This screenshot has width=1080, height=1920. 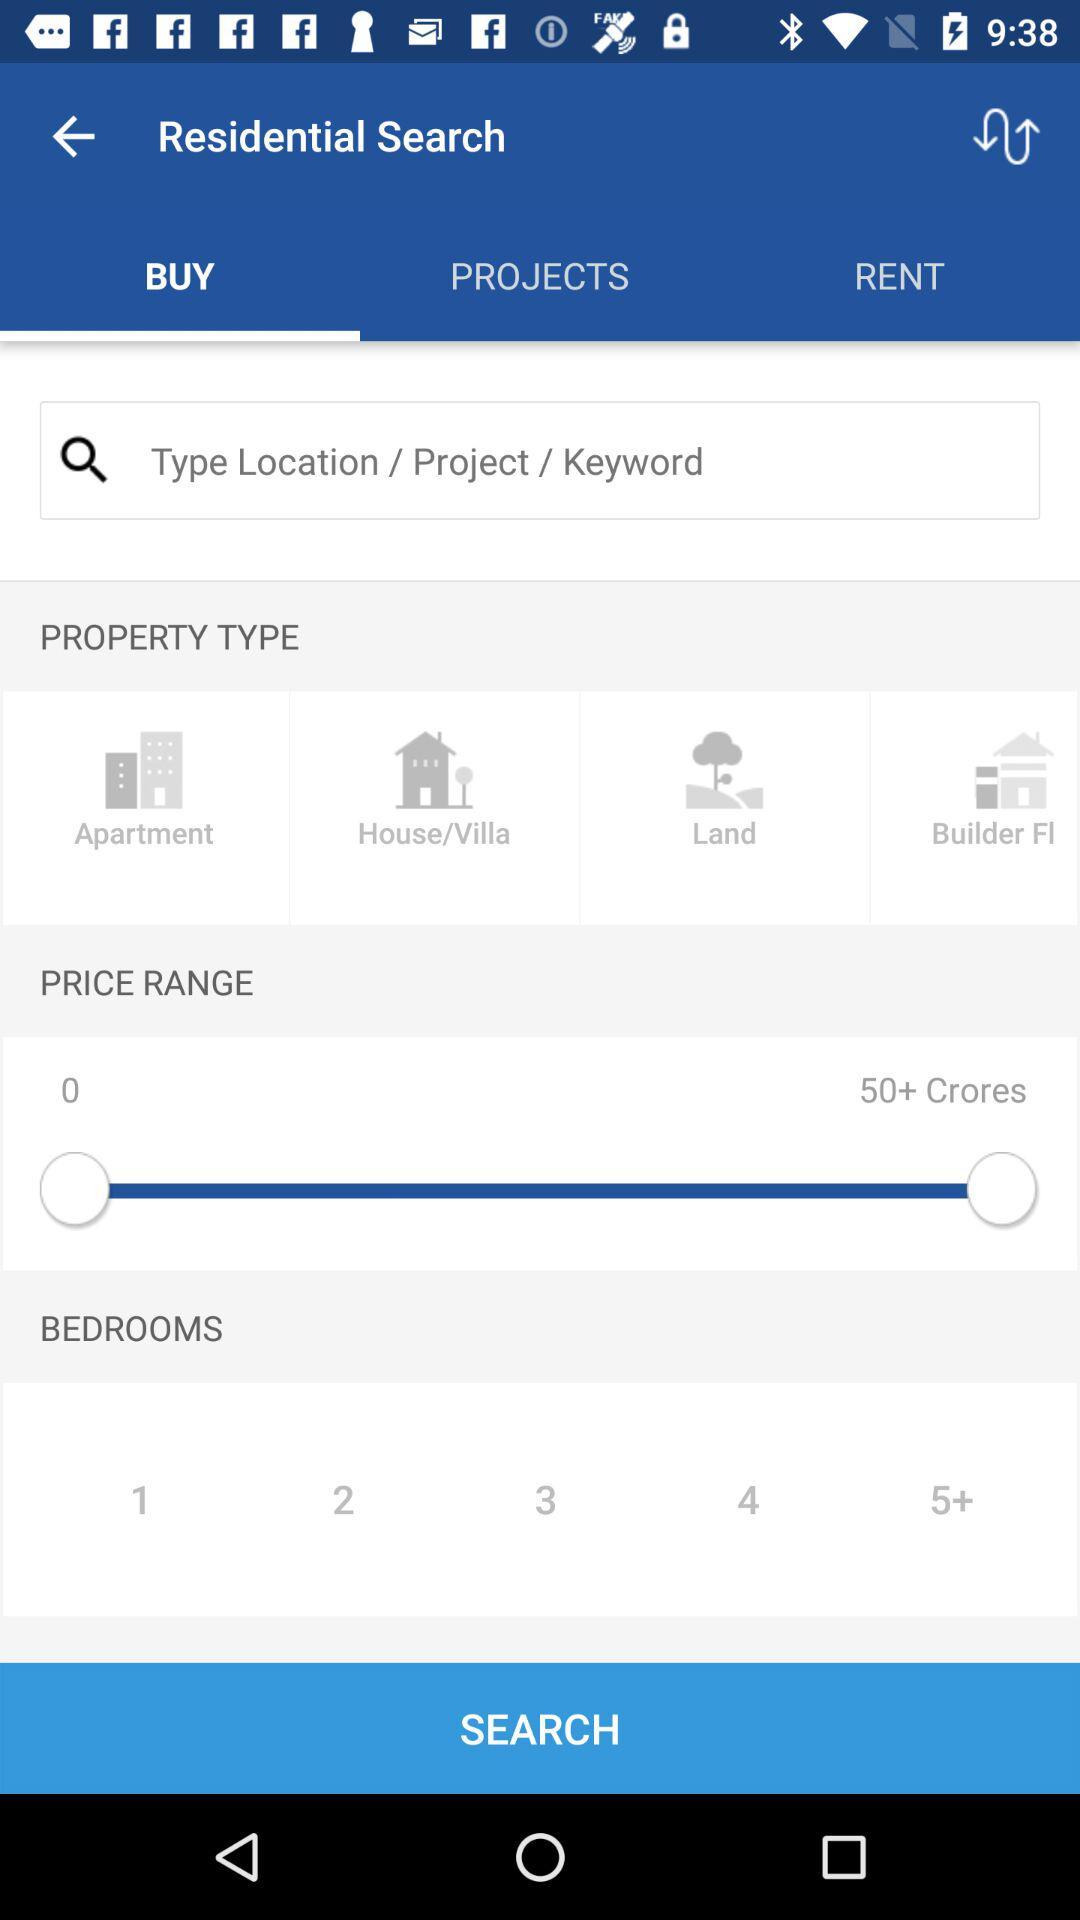 What do you see at coordinates (342, 1499) in the screenshot?
I see `2` at bounding box center [342, 1499].